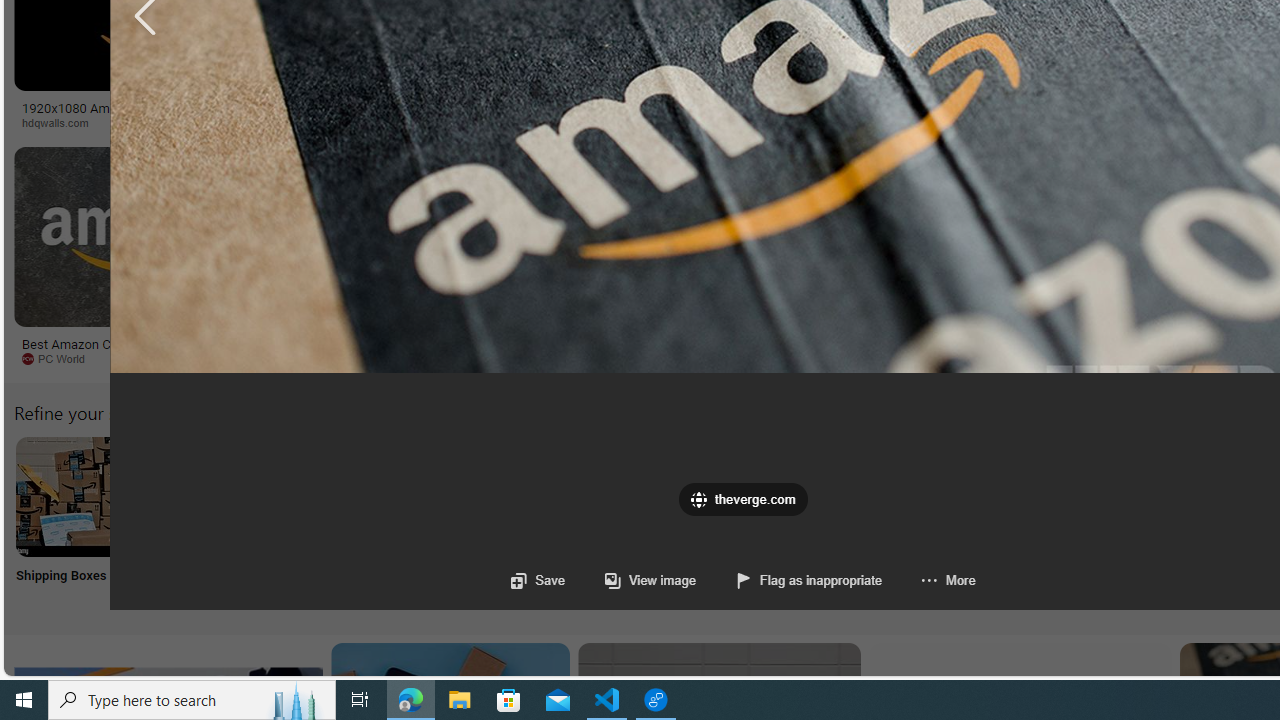 The width and height of the screenshot is (1280, 720). I want to click on 'Save', so click(538, 580).